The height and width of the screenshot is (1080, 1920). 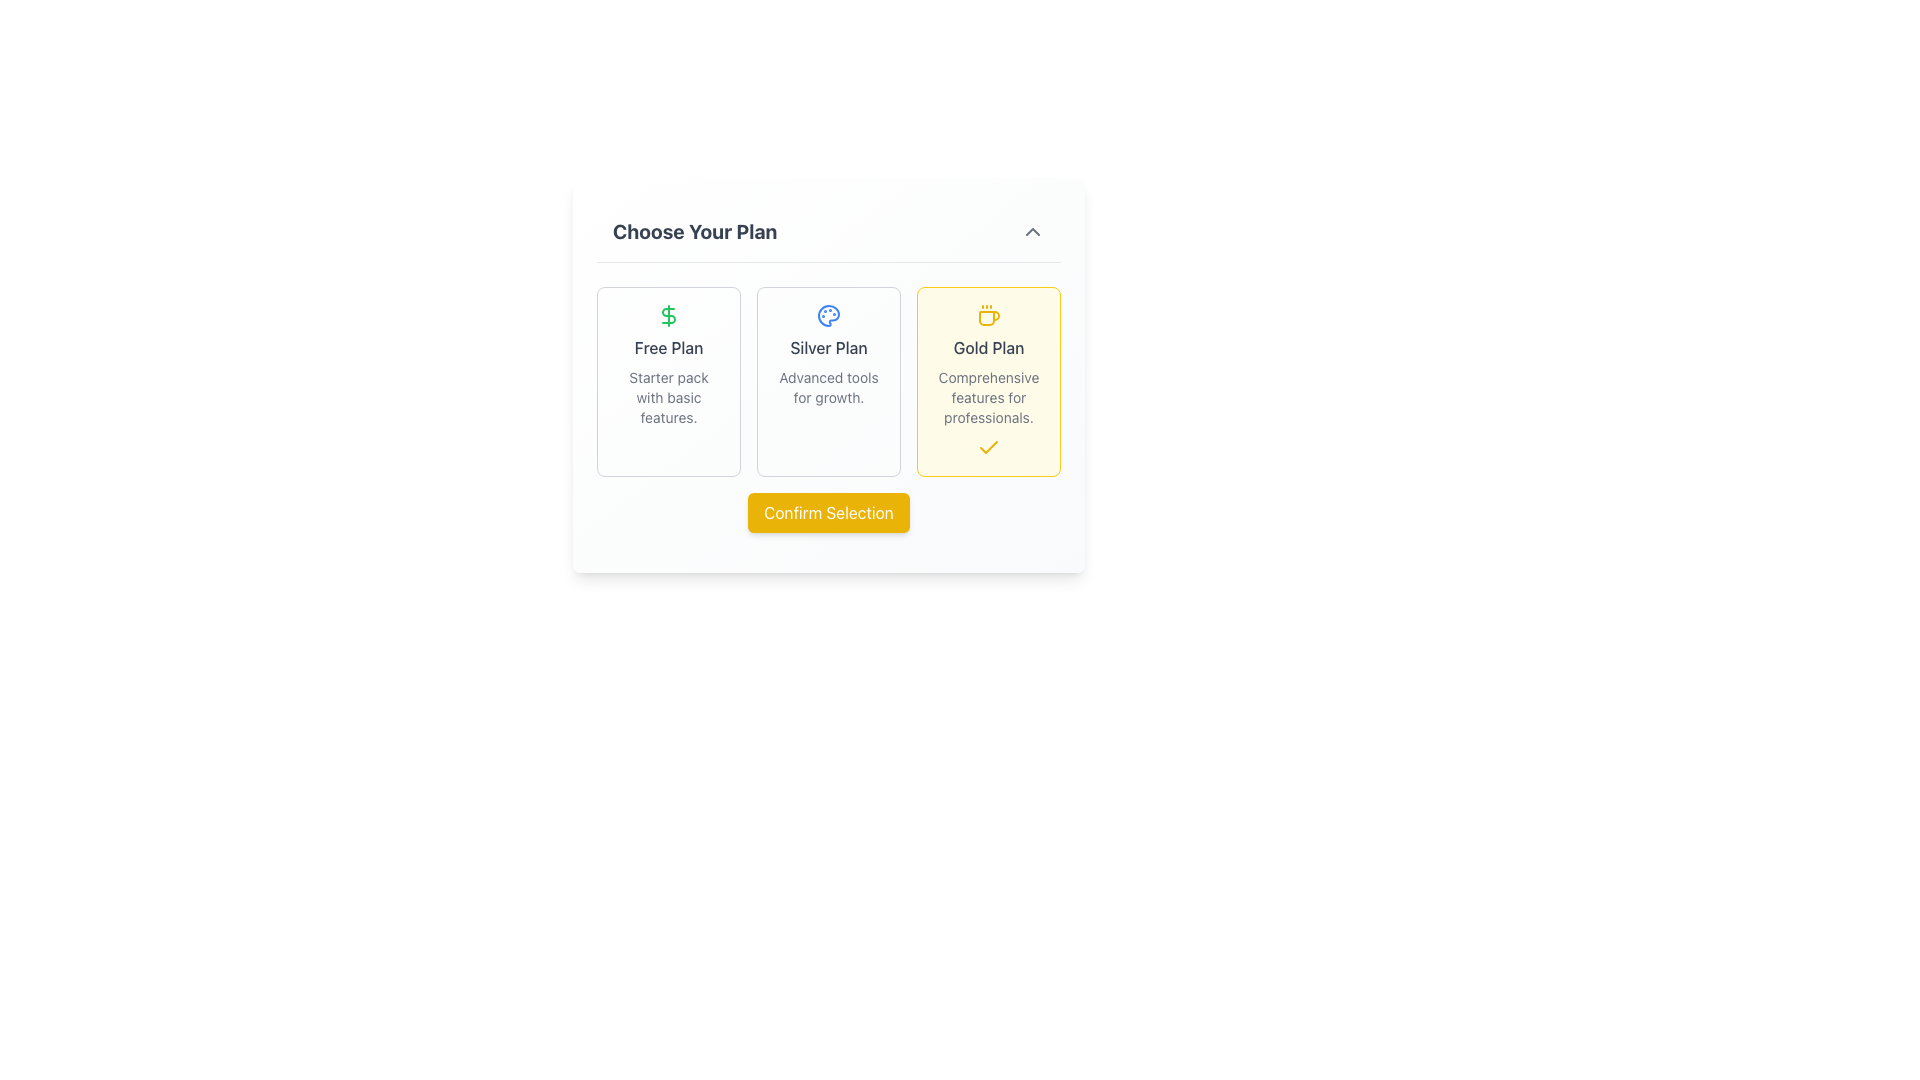 I want to click on the 'Gold Plan' text, which is located within the third subscription plan card, positioned beneath a coffee cup icon and above descriptive text, so click(x=988, y=346).